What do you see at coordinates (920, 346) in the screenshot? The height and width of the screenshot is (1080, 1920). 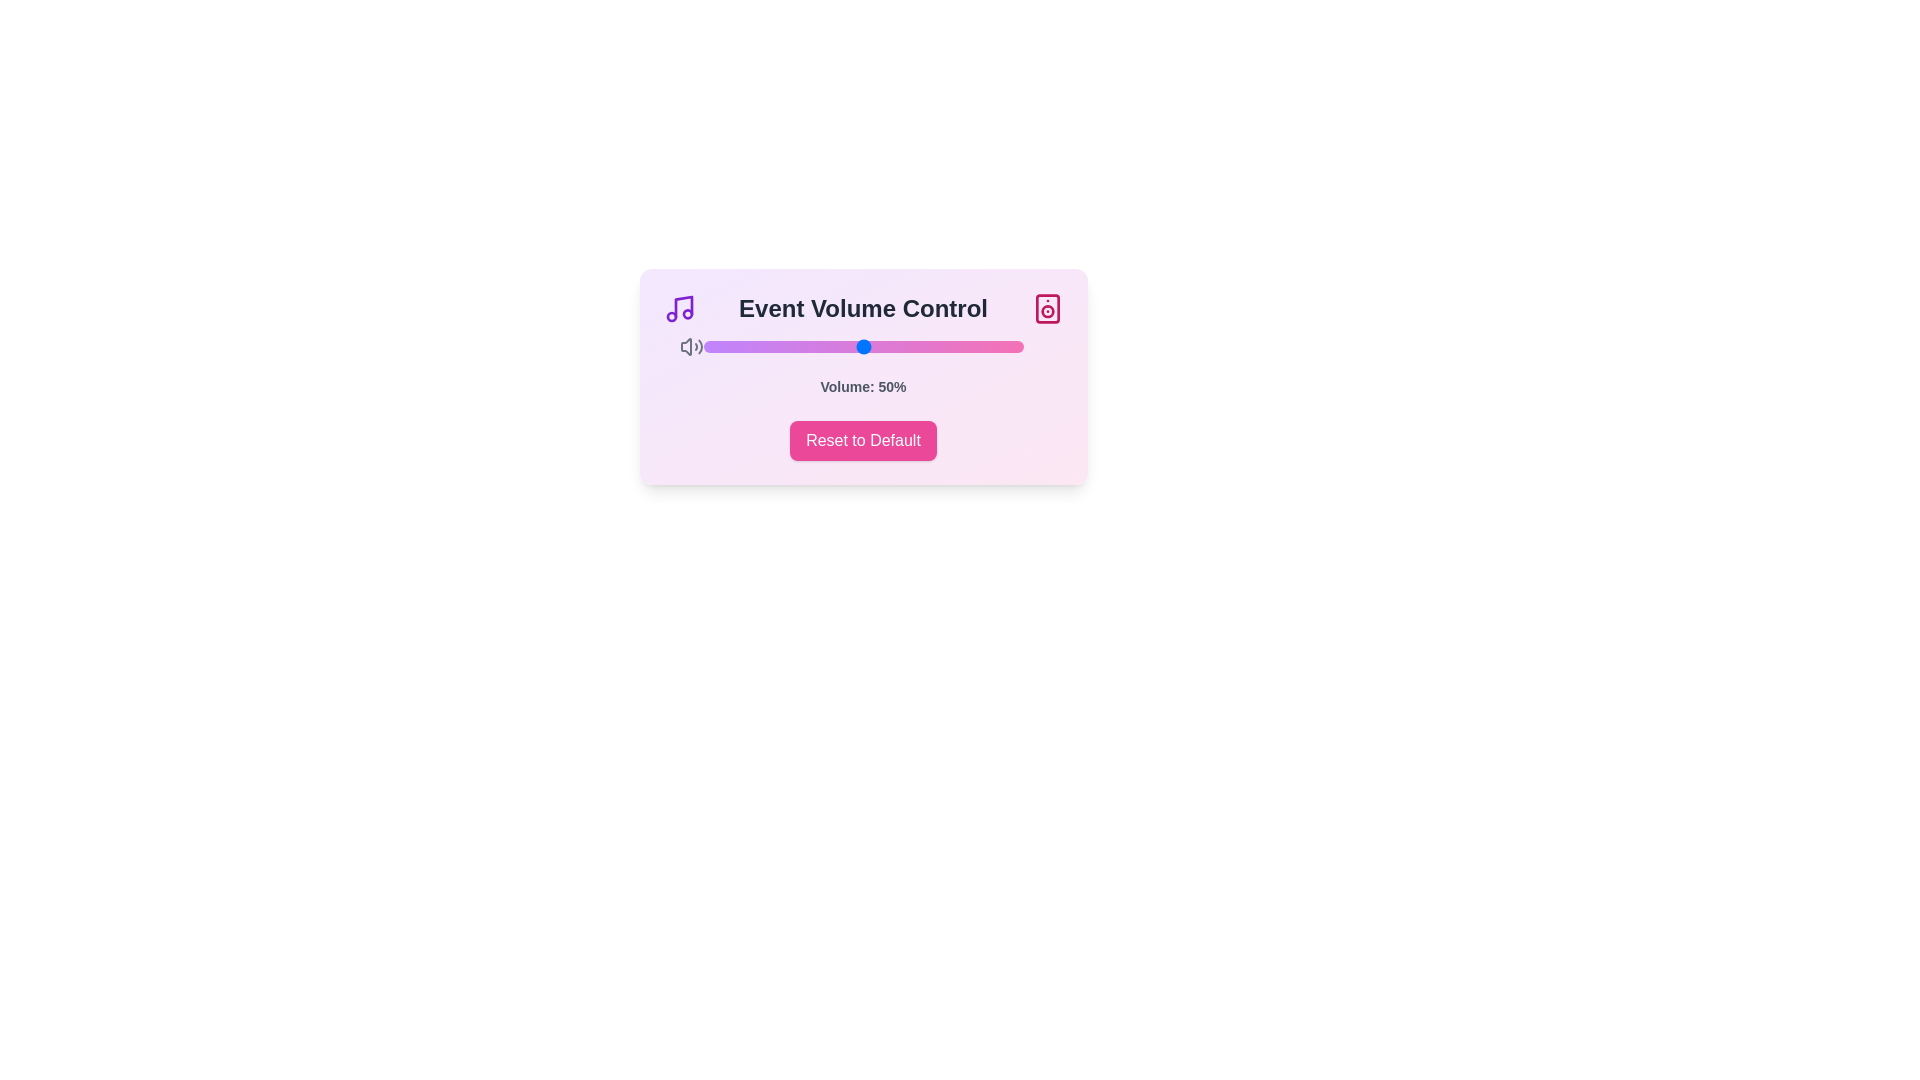 I see `the volume slider to set the volume to 68%` at bounding box center [920, 346].